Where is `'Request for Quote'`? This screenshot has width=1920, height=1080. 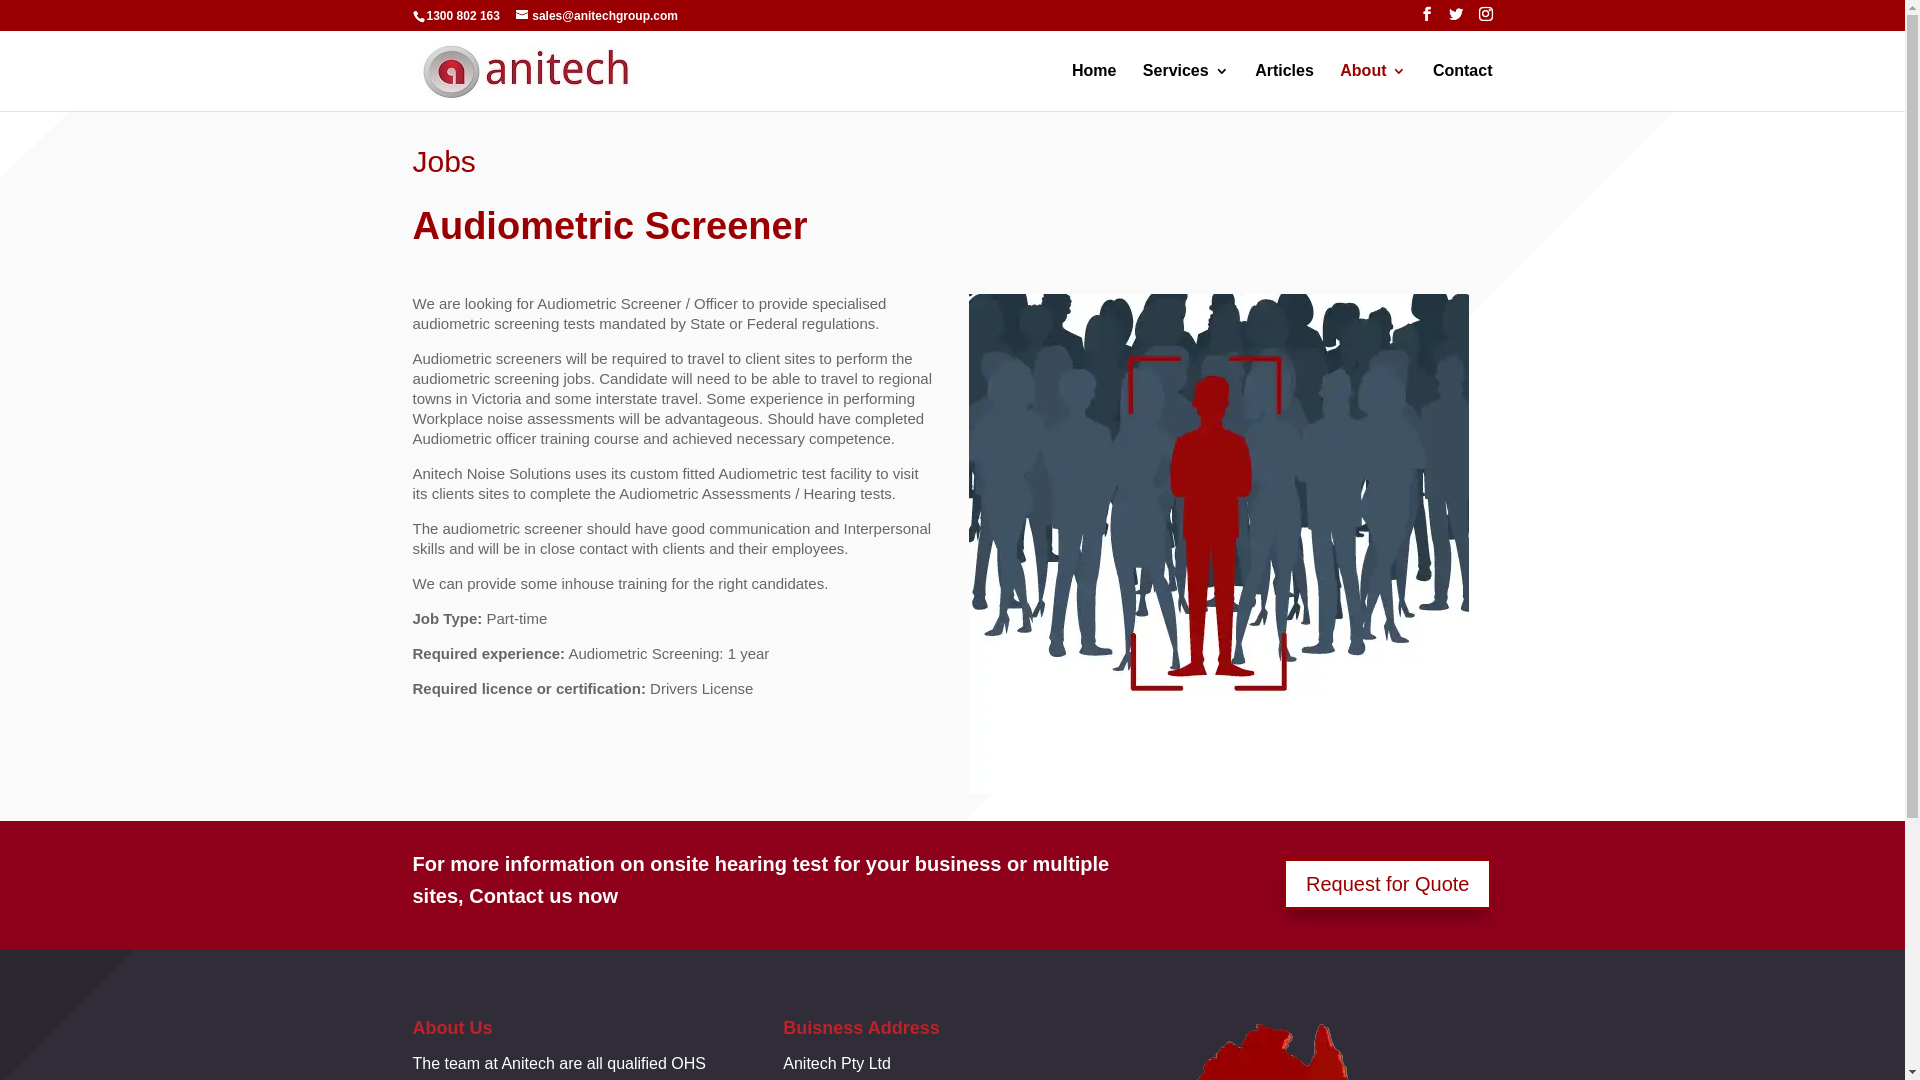
'Request for Quote' is located at coordinates (1386, 882).